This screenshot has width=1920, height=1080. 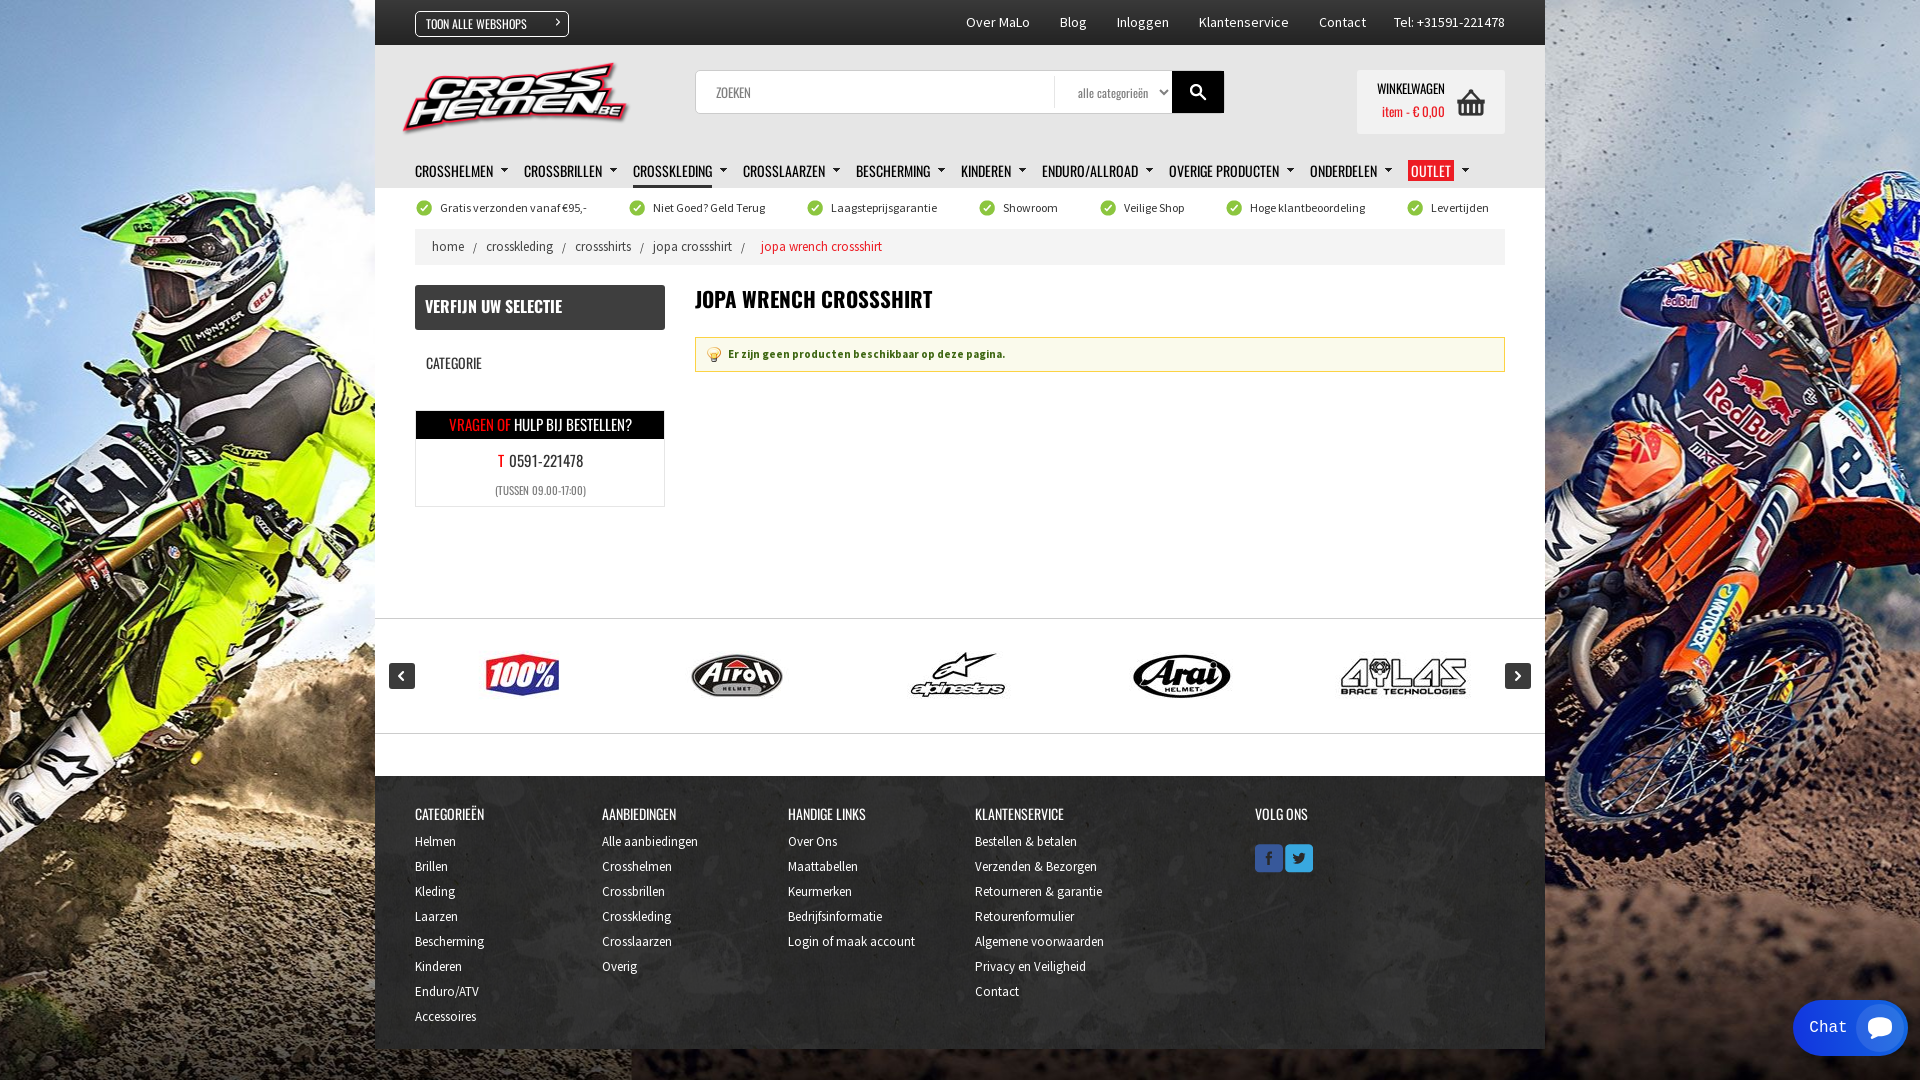 I want to click on 'Retourenformulier', so click(x=1024, y=916).